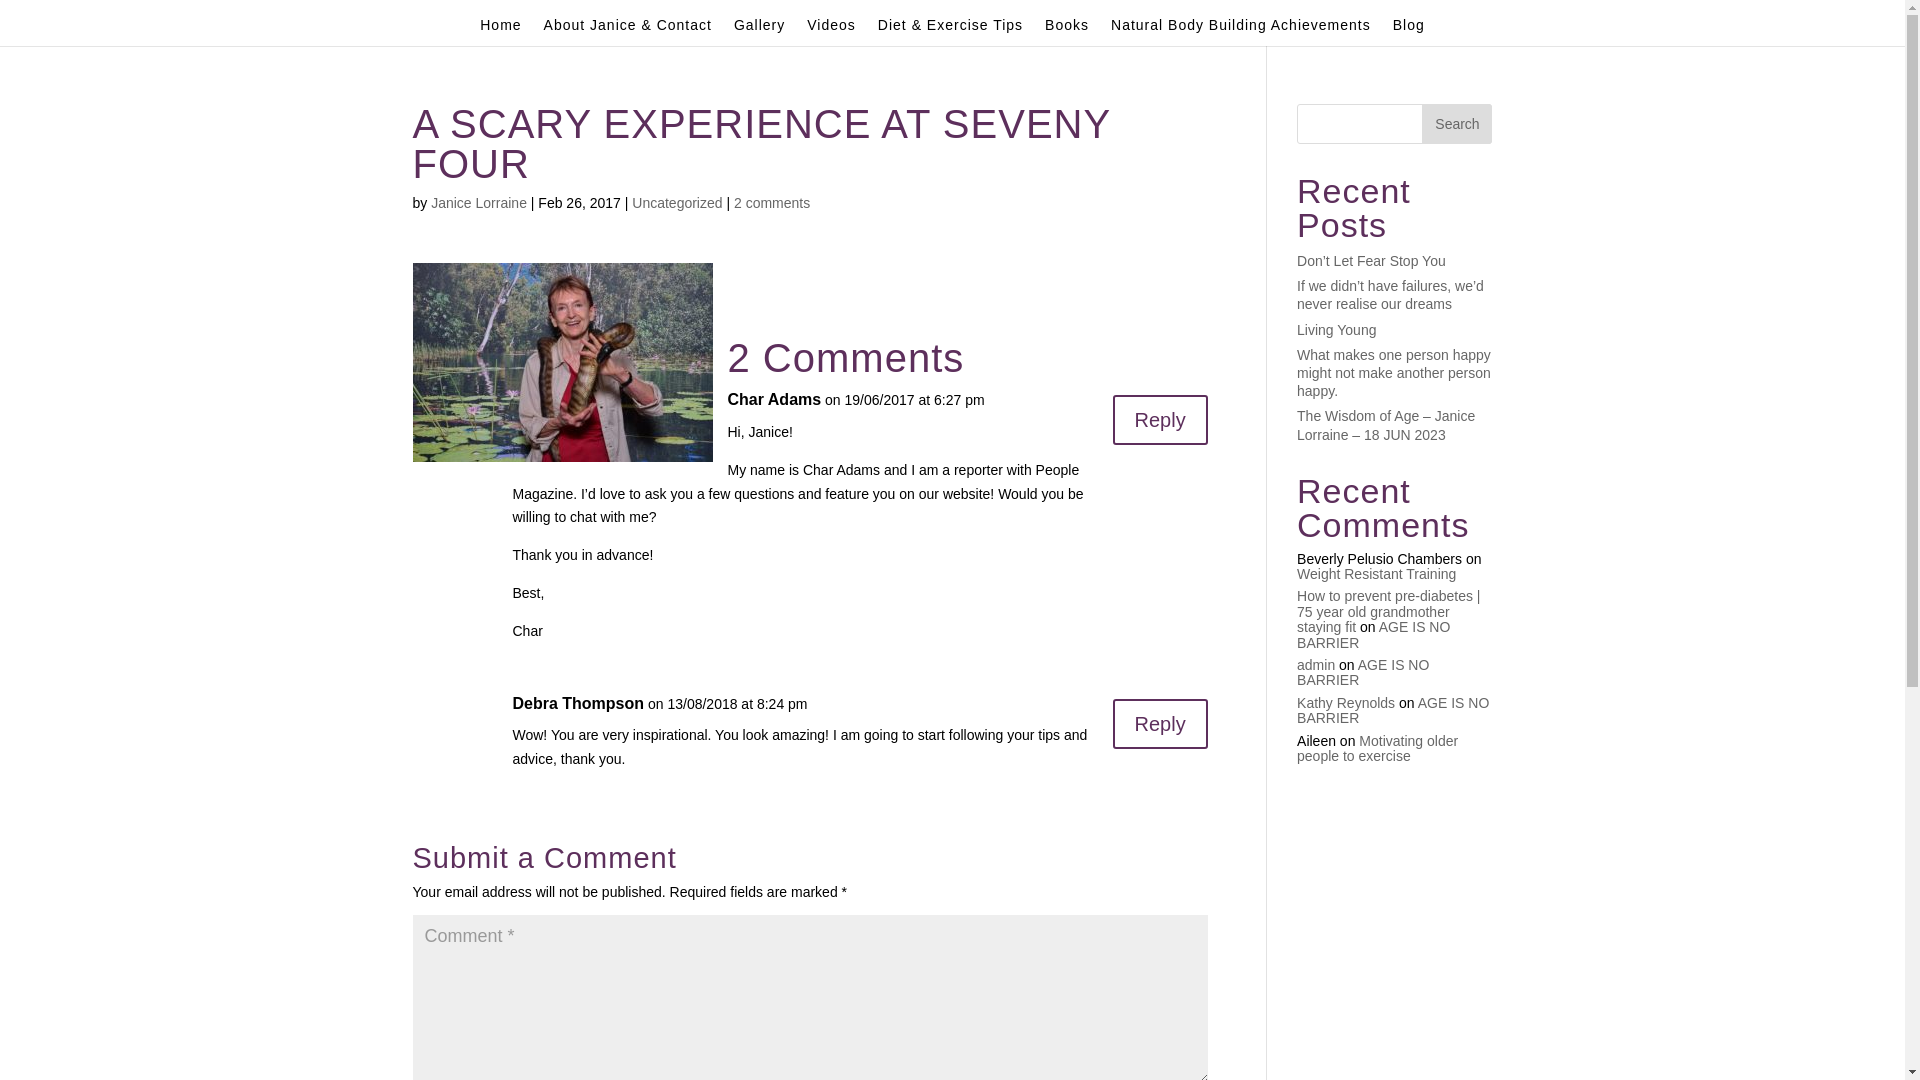 The image size is (1920, 1080). Describe the element at coordinates (1345, 701) in the screenshot. I see `'Kathy Reynolds'` at that location.